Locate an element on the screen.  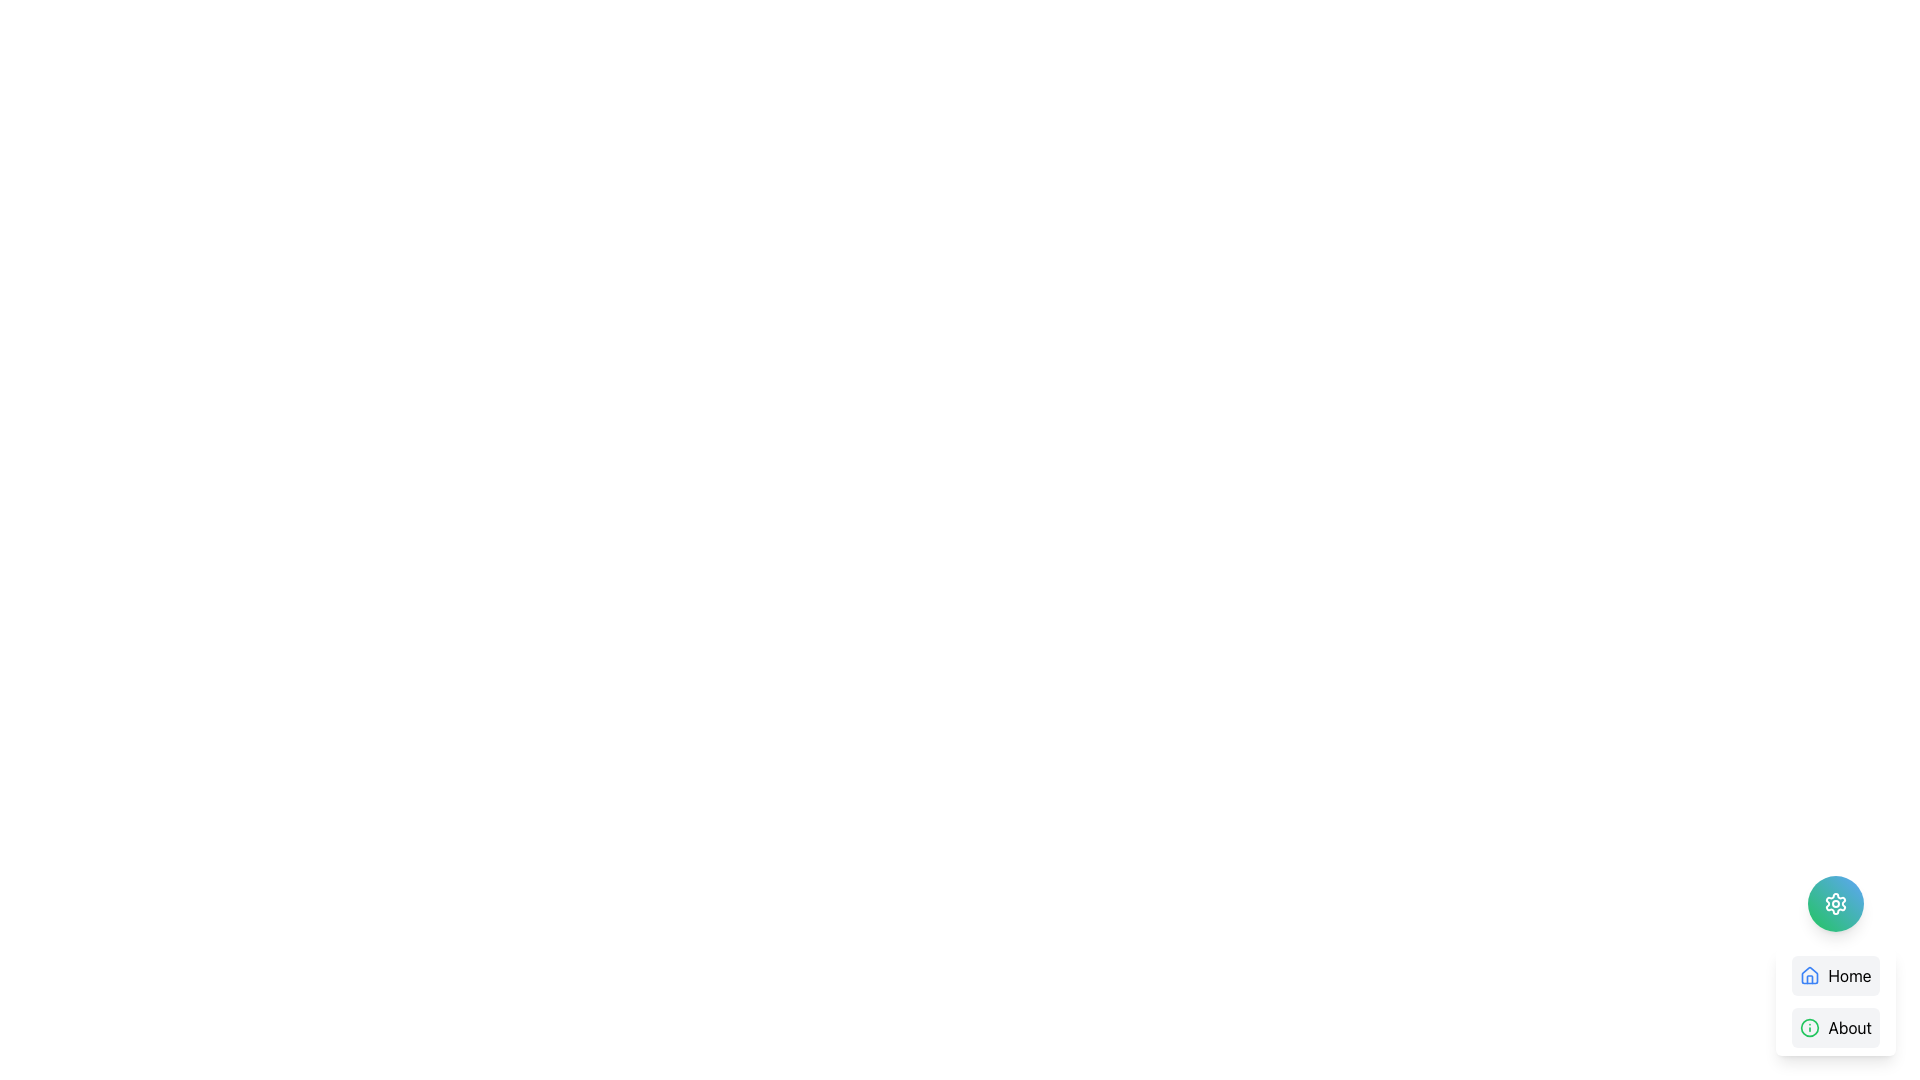
the 'About' button, which is the second item in a vertical list with a green circular 'i' icon and light gray background is located at coordinates (1836, 1028).